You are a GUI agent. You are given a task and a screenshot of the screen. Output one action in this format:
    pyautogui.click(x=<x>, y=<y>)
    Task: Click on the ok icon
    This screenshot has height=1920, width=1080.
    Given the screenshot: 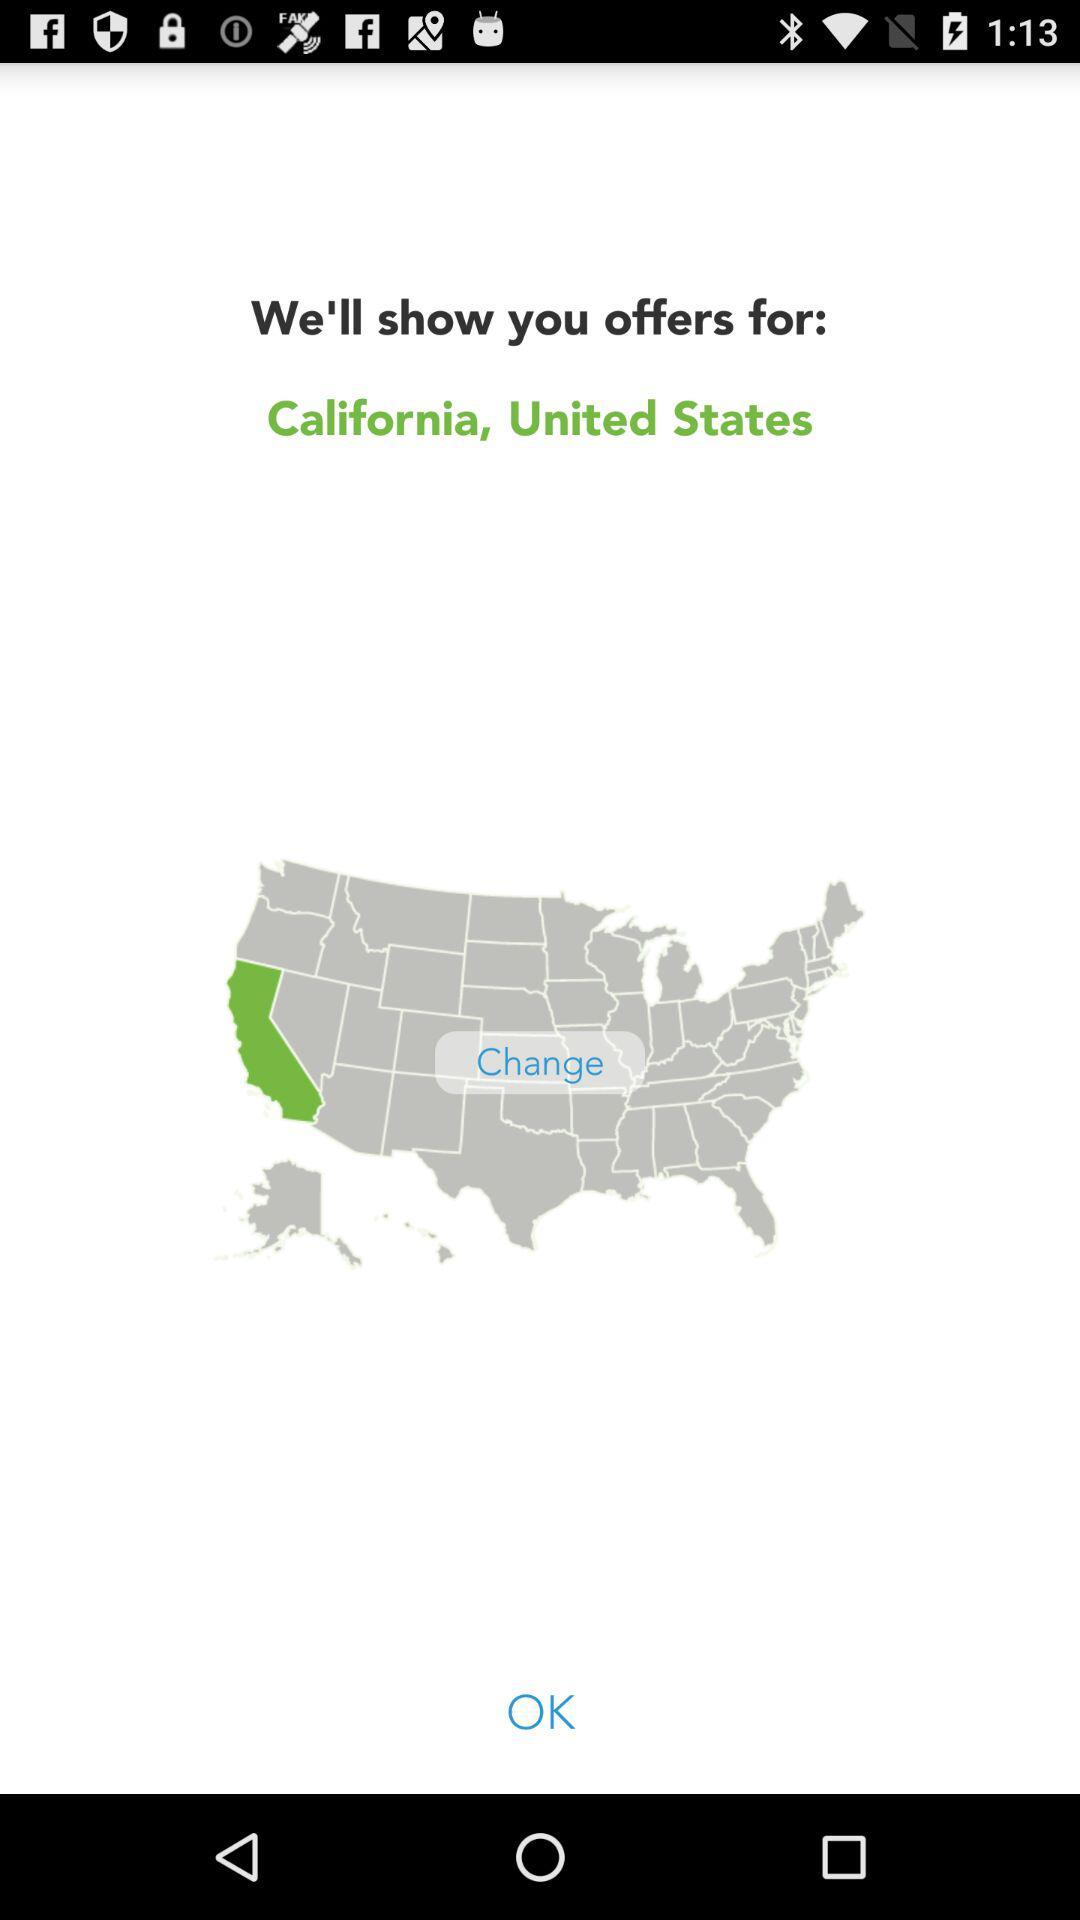 What is the action you would take?
    pyautogui.click(x=540, y=1714)
    